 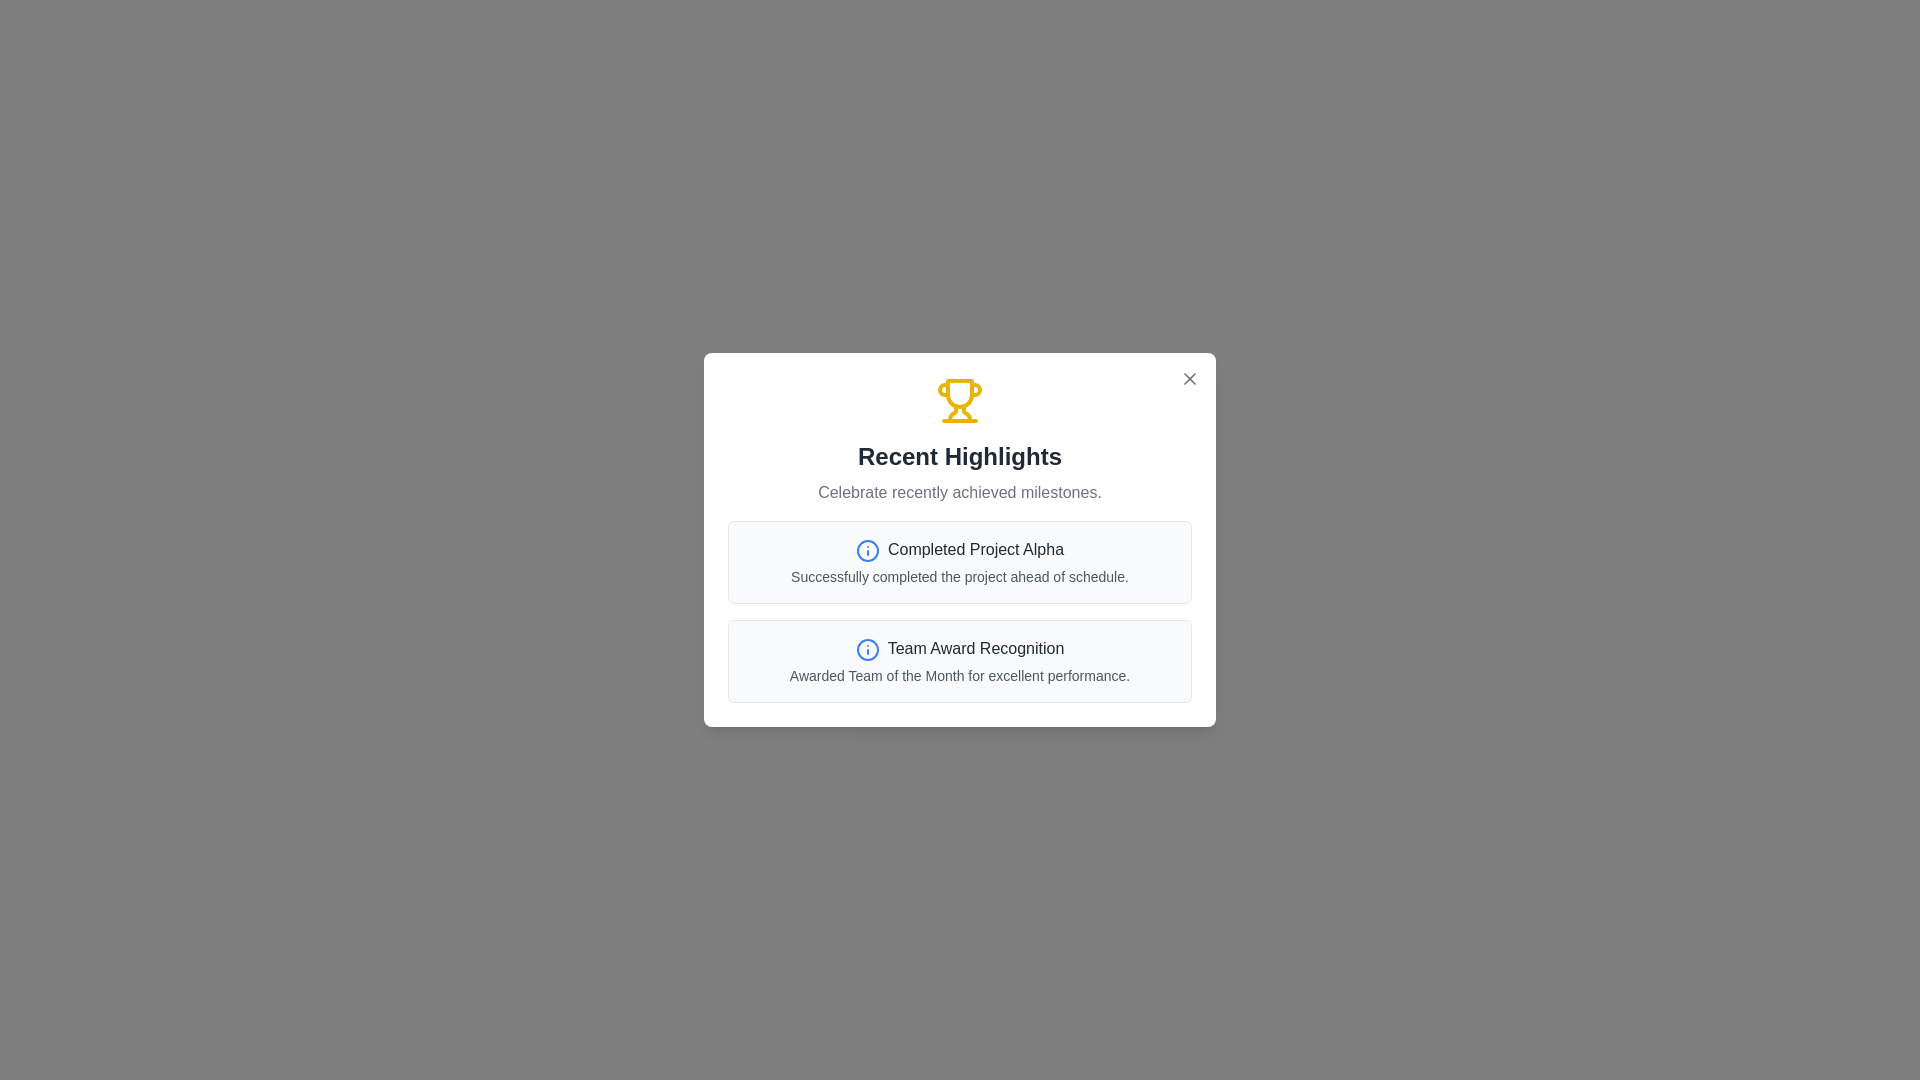 I want to click on the decorative alert icon on the trophy component located at the center-top of the interface, slightly to the left of the 'Recent Highlights' heading, so click(x=943, y=389).